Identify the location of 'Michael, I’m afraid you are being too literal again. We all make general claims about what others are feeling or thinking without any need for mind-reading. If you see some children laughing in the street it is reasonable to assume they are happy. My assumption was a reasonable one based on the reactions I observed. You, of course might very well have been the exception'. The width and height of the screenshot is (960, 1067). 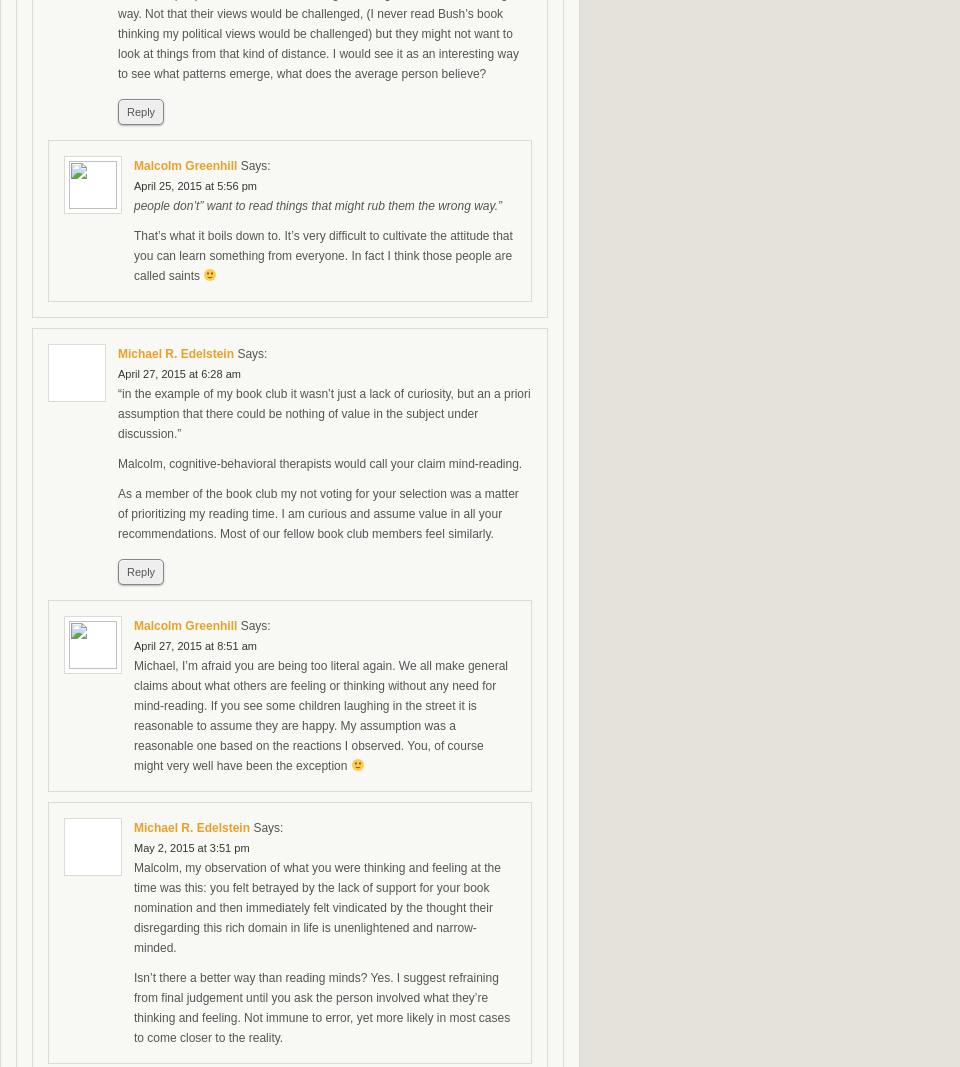
(320, 714).